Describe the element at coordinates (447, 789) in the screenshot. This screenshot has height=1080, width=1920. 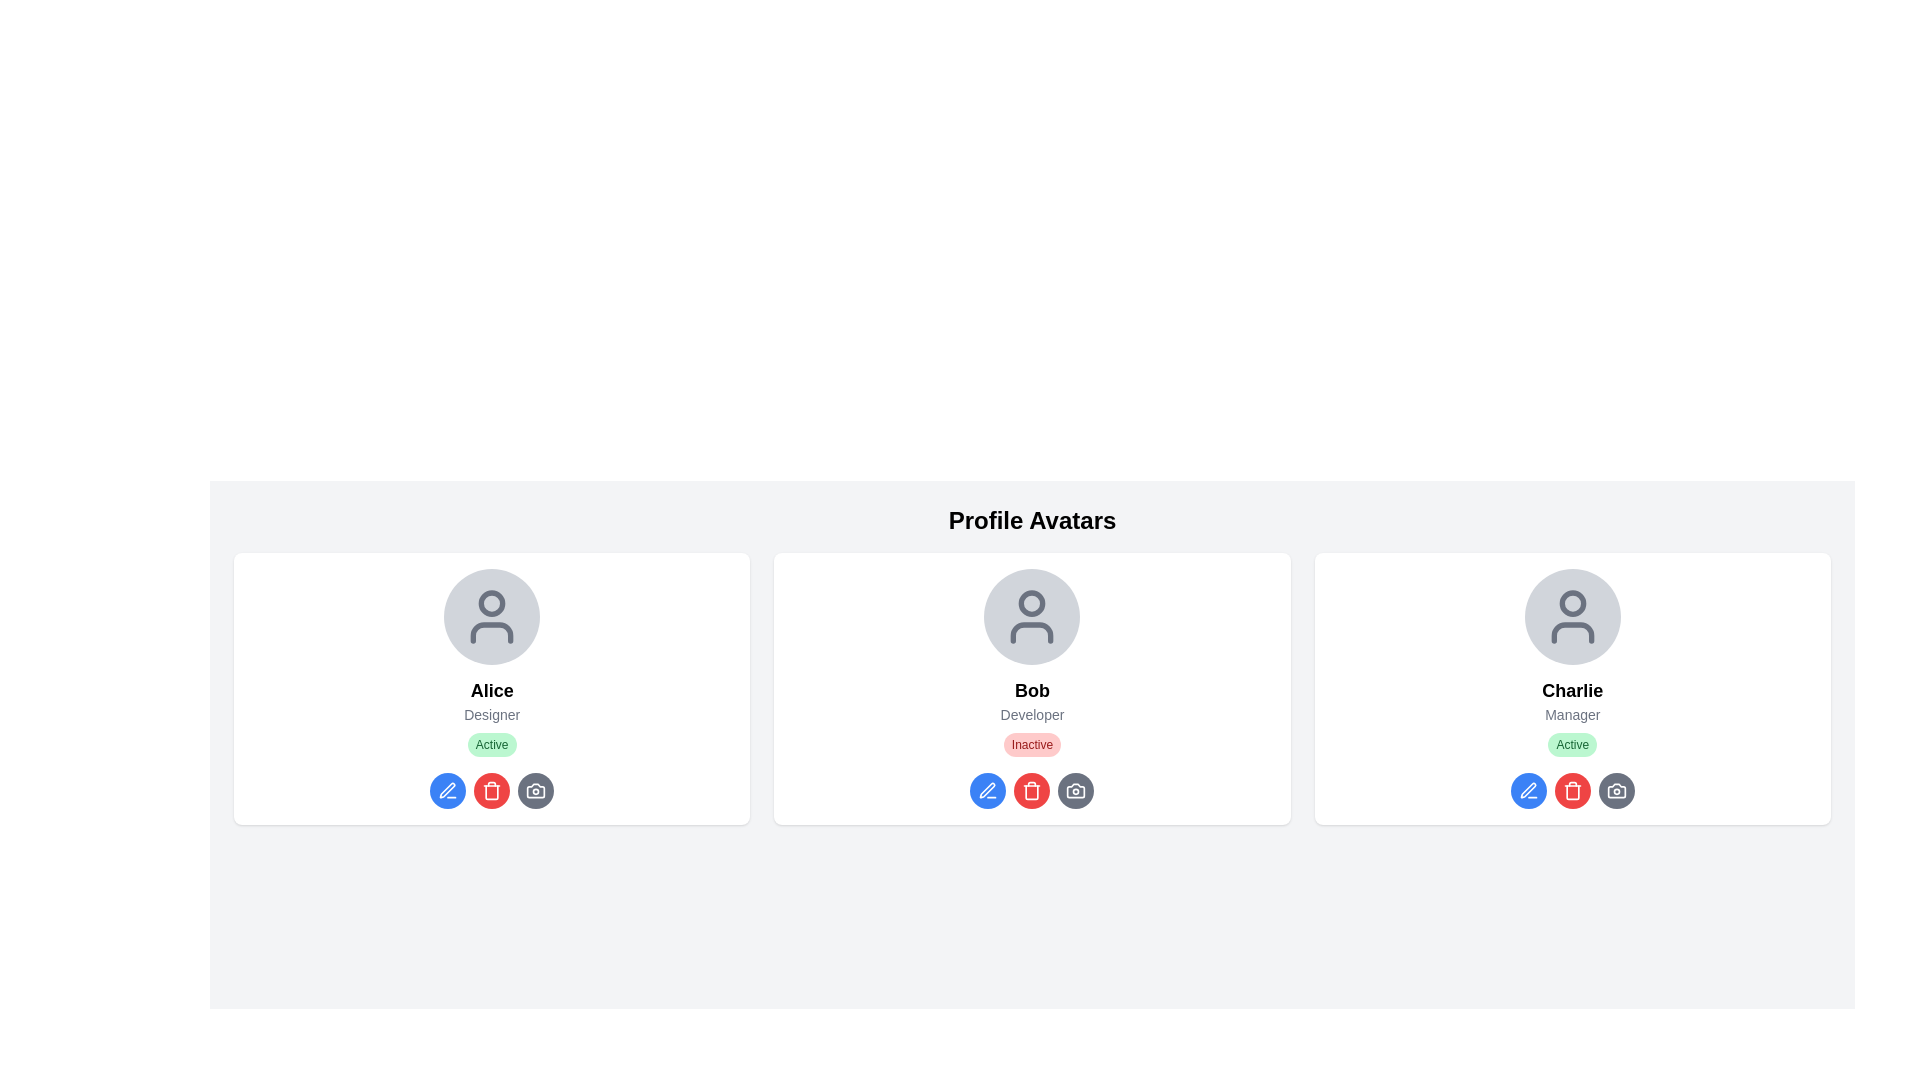
I see `the edit button located at the bottom of Alice's profile card, which is the leftmost of three horizontal buttons beneath the 'Active' badge, to initiate its action` at that location.